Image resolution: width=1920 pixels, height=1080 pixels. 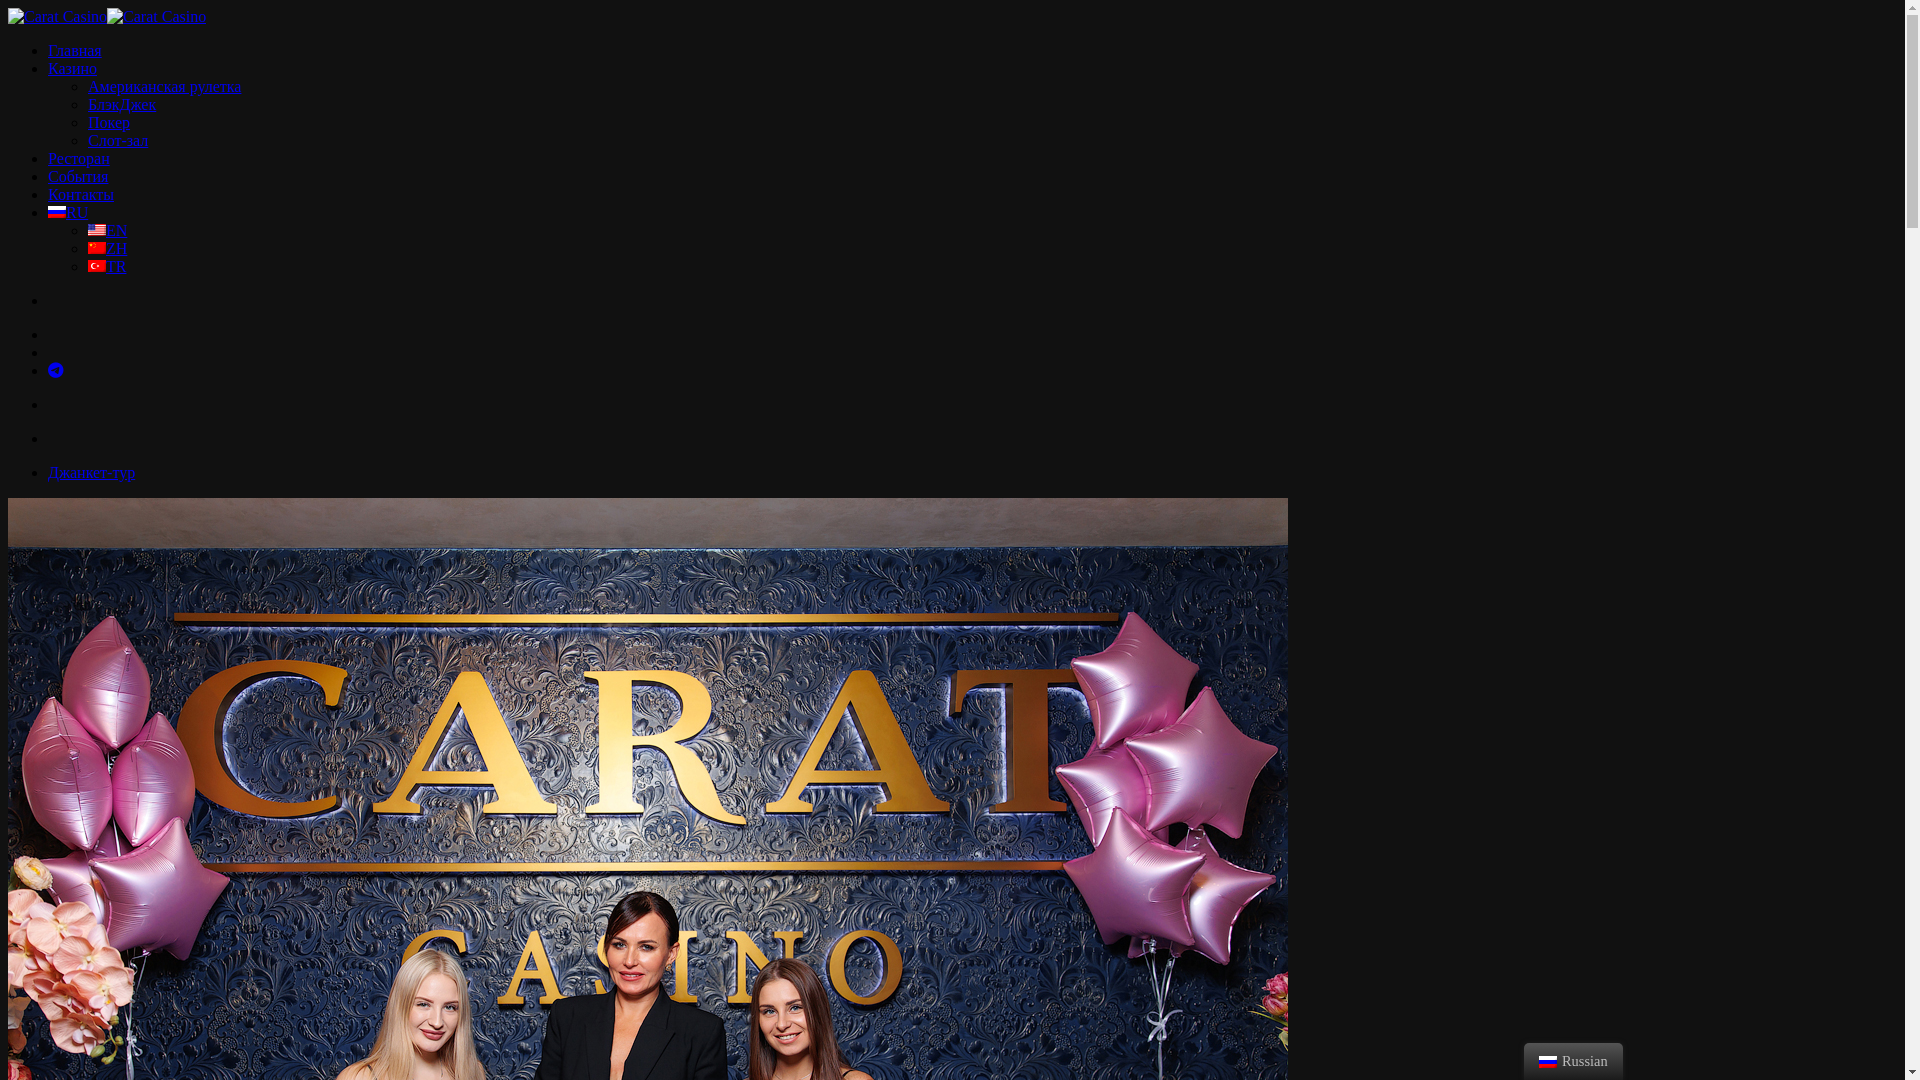 What do you see at coordinates (95, 246) in the screenshot?
I see `'Chinese'` at bounding box center [95, 246].